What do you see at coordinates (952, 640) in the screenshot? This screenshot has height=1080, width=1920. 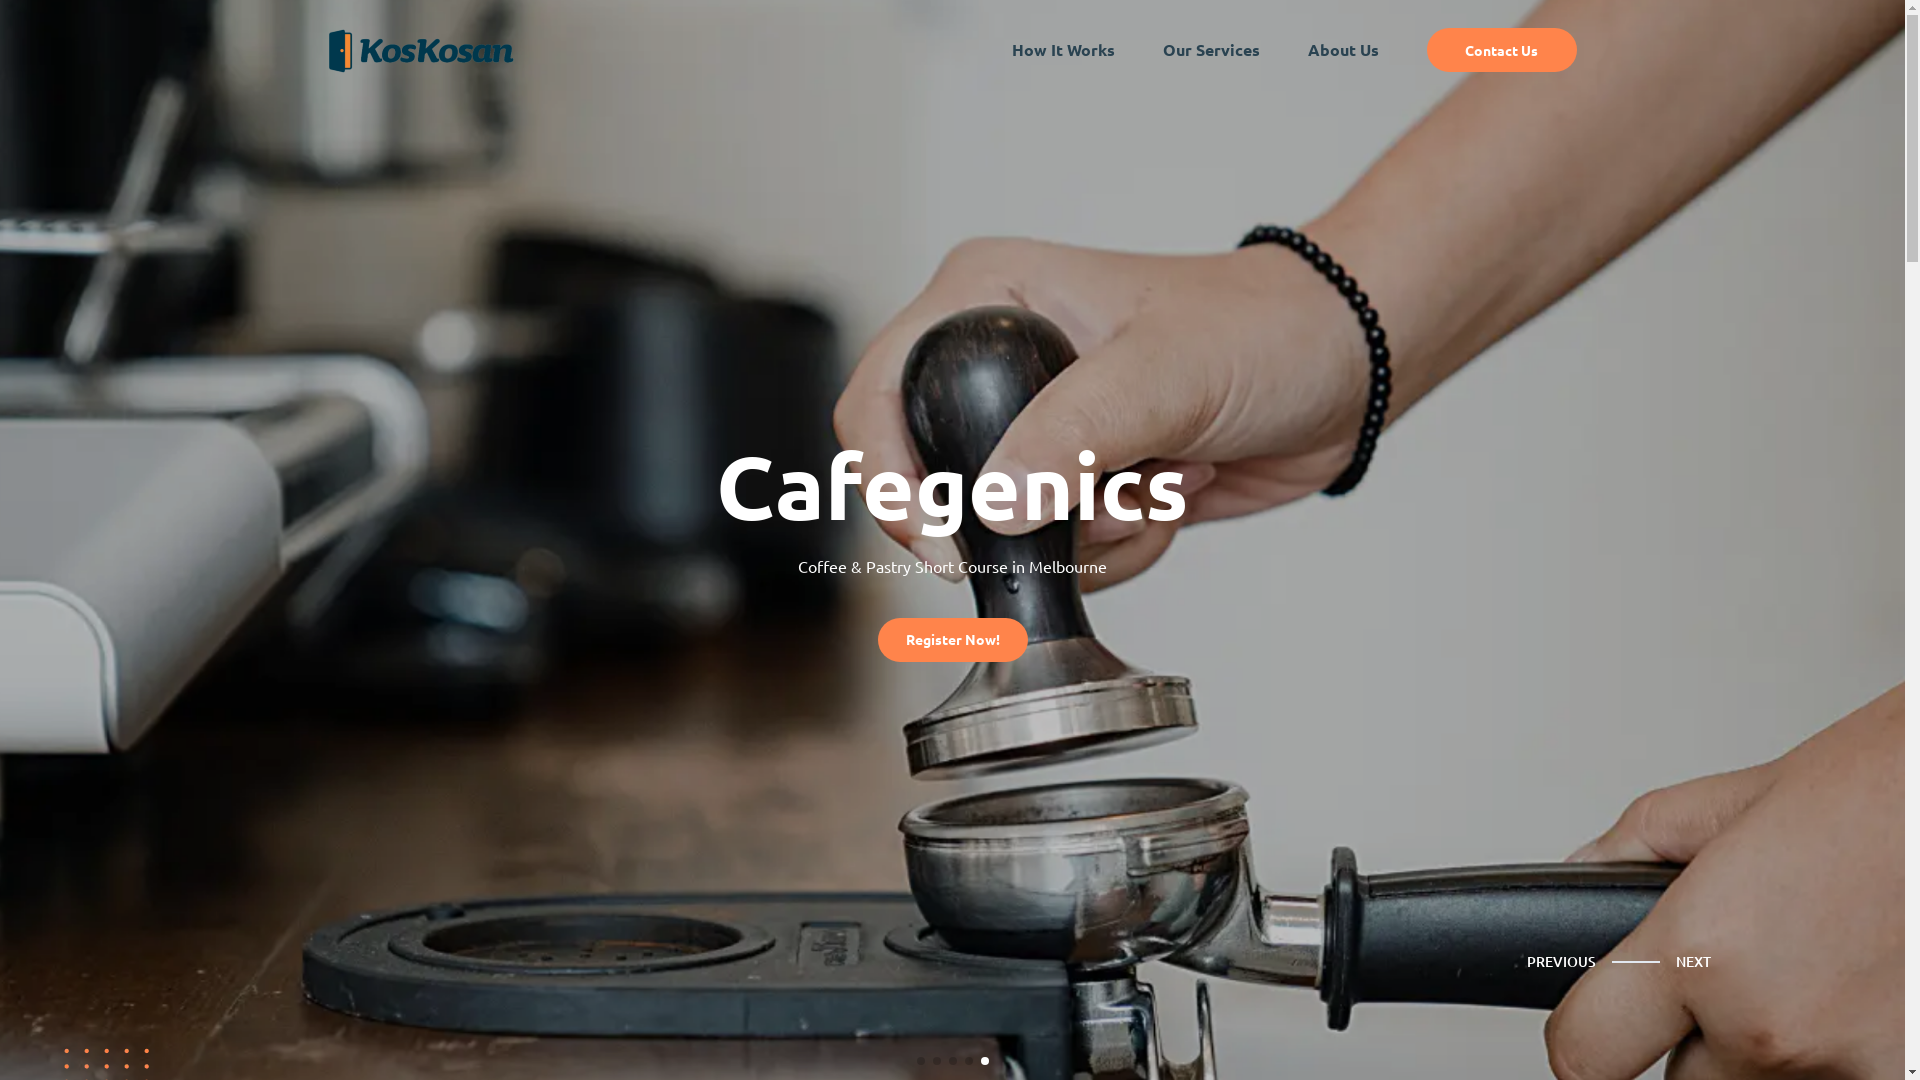 I see `'Register Now!'` at bounding box center [952, 640].